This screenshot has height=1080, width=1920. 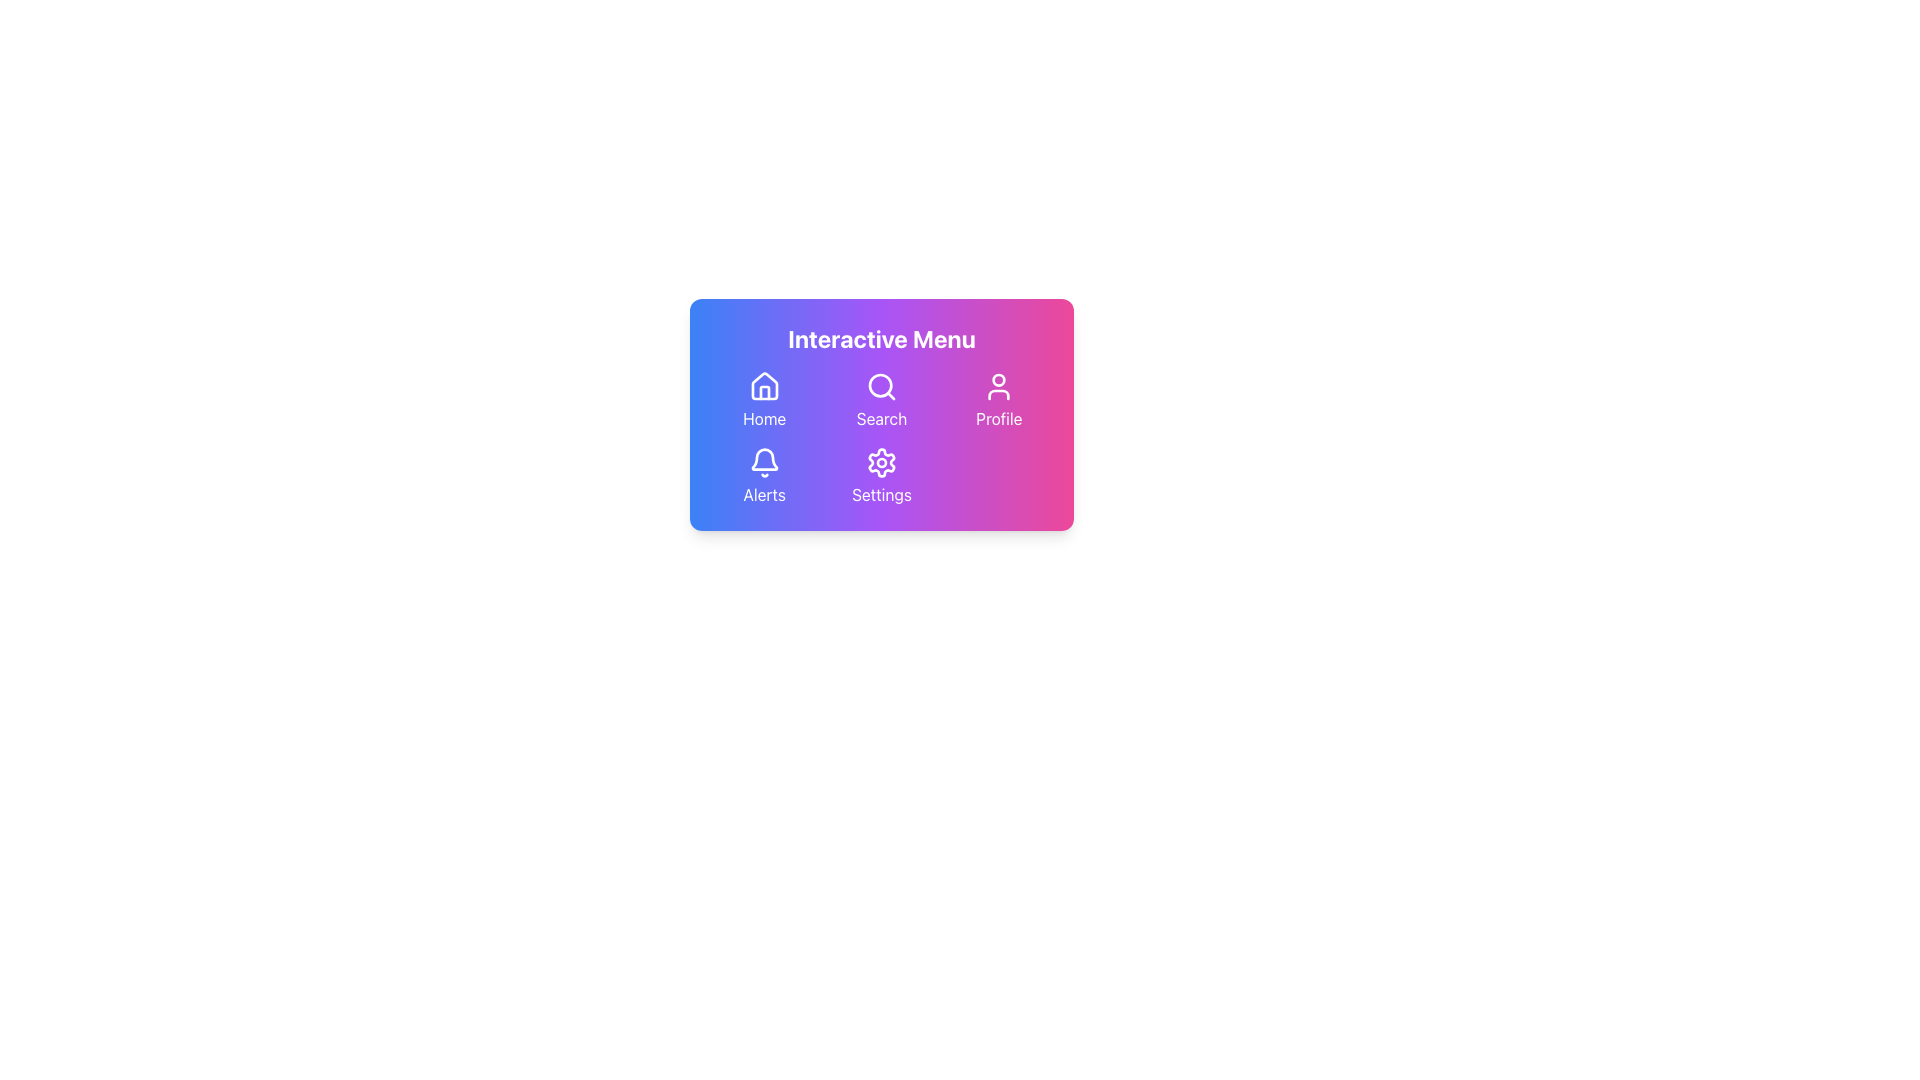 What do you see at coordinates (763, 386) in the screenshot?
I see `the simplistic white vector graphic house icon located in the top-left corner of the 'Interactive Menu'` at bounding box center [763, 386].